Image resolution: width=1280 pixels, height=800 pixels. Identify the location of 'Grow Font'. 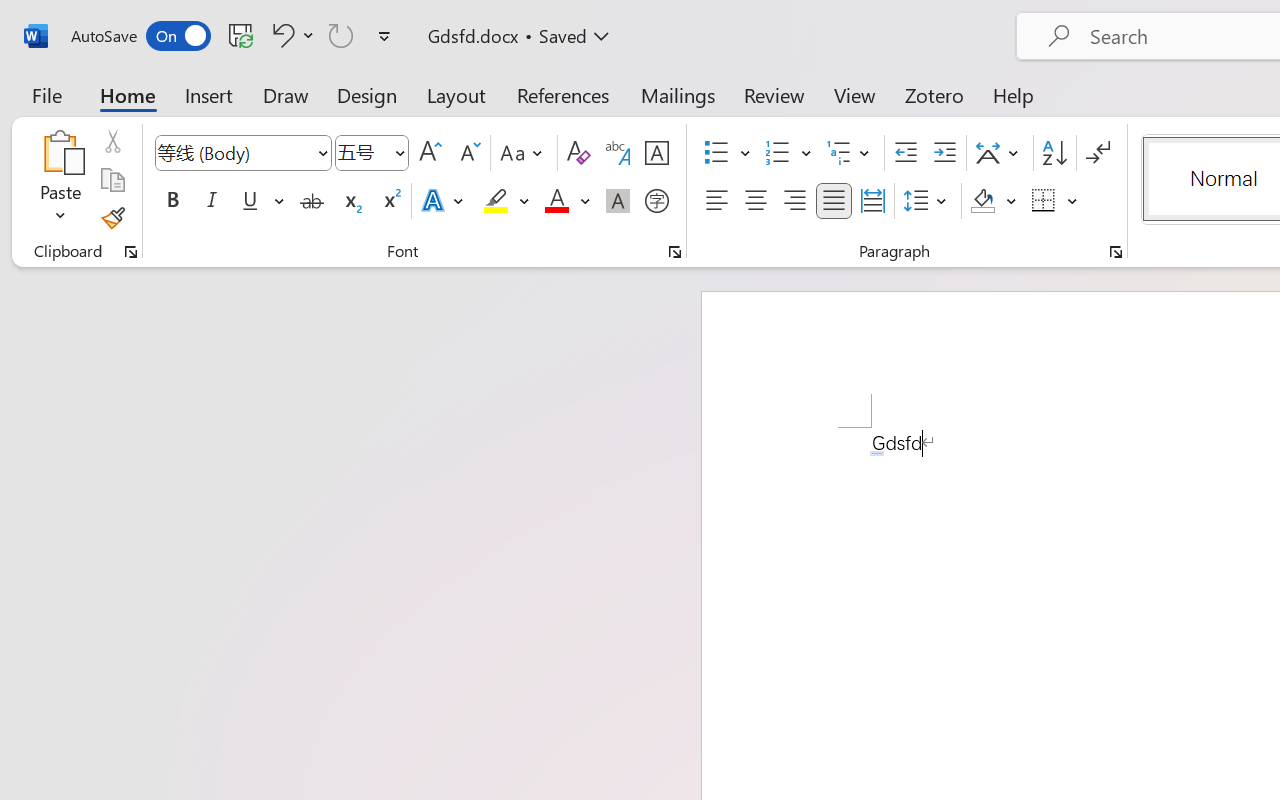
(429, 153).